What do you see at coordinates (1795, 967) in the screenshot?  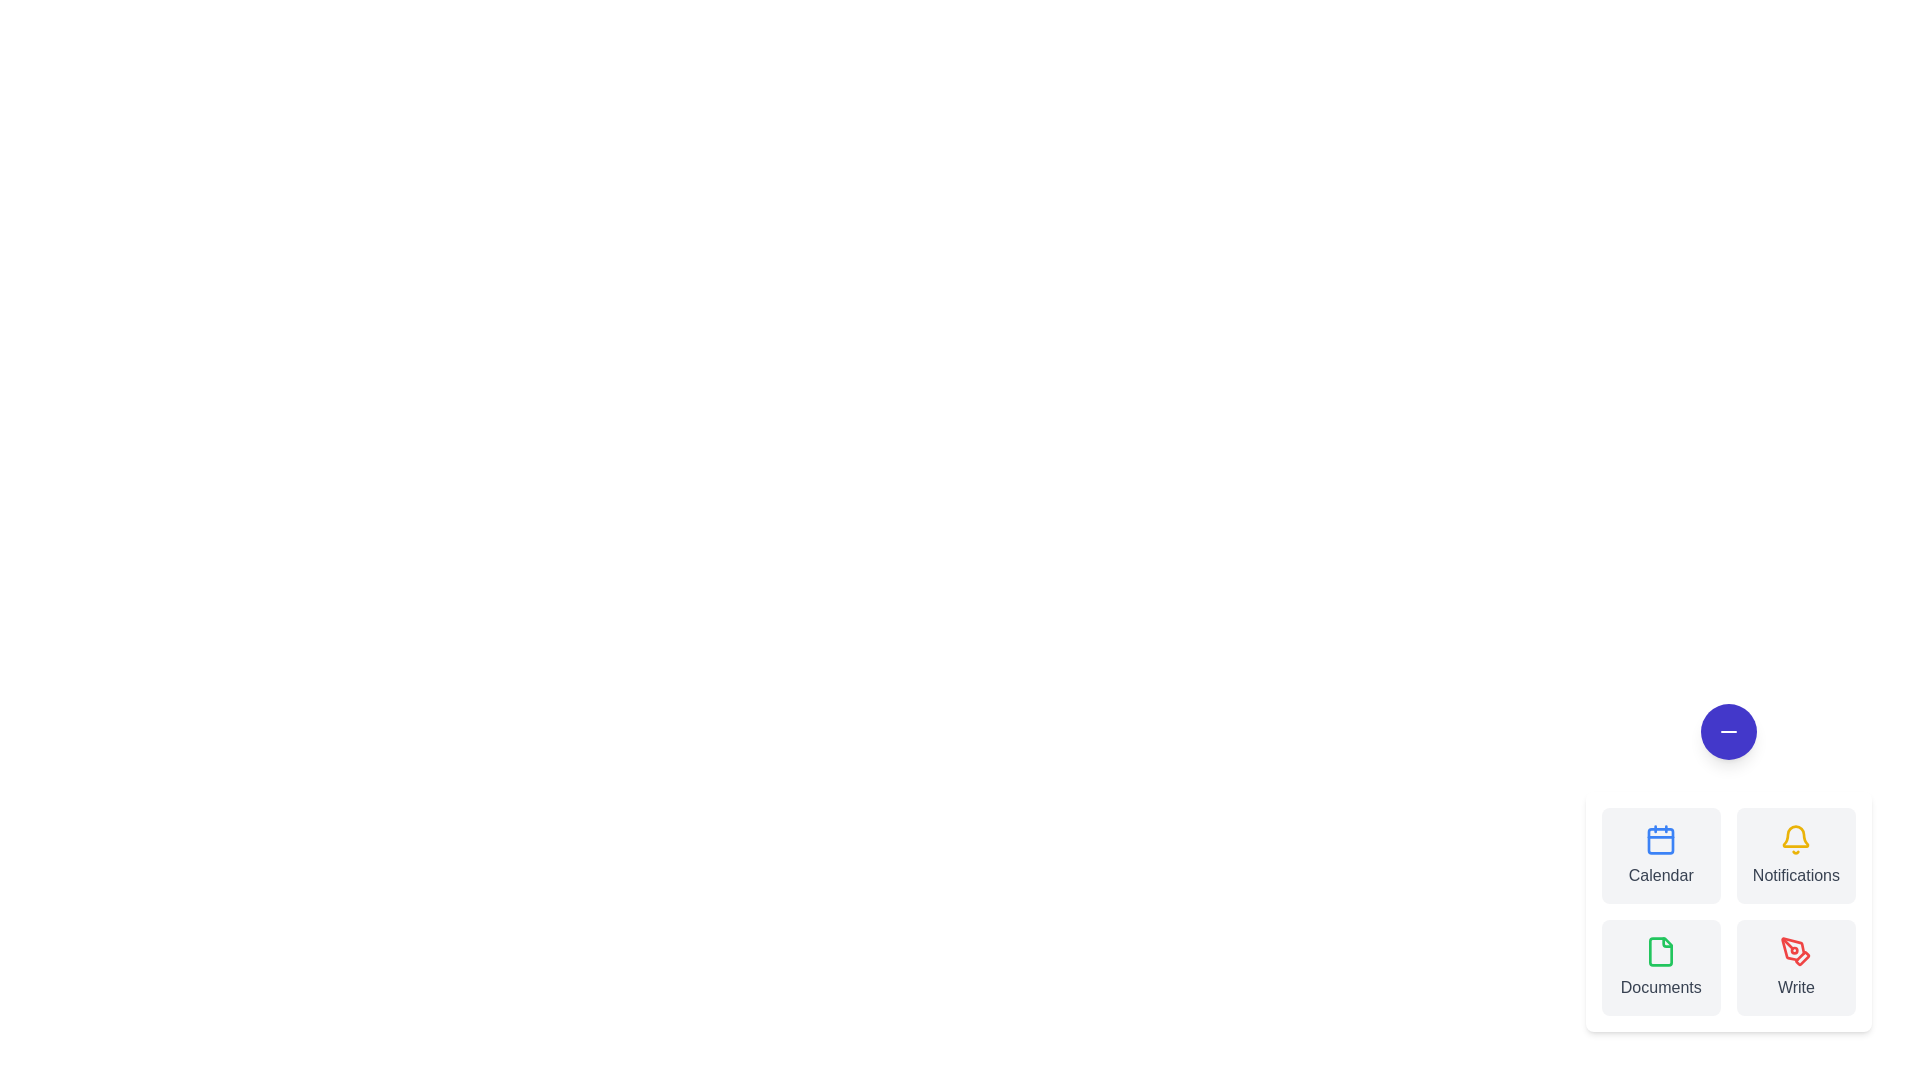 I see `the 'Write' button to trigger its associated functionality` at bounding box center [1795, 967].